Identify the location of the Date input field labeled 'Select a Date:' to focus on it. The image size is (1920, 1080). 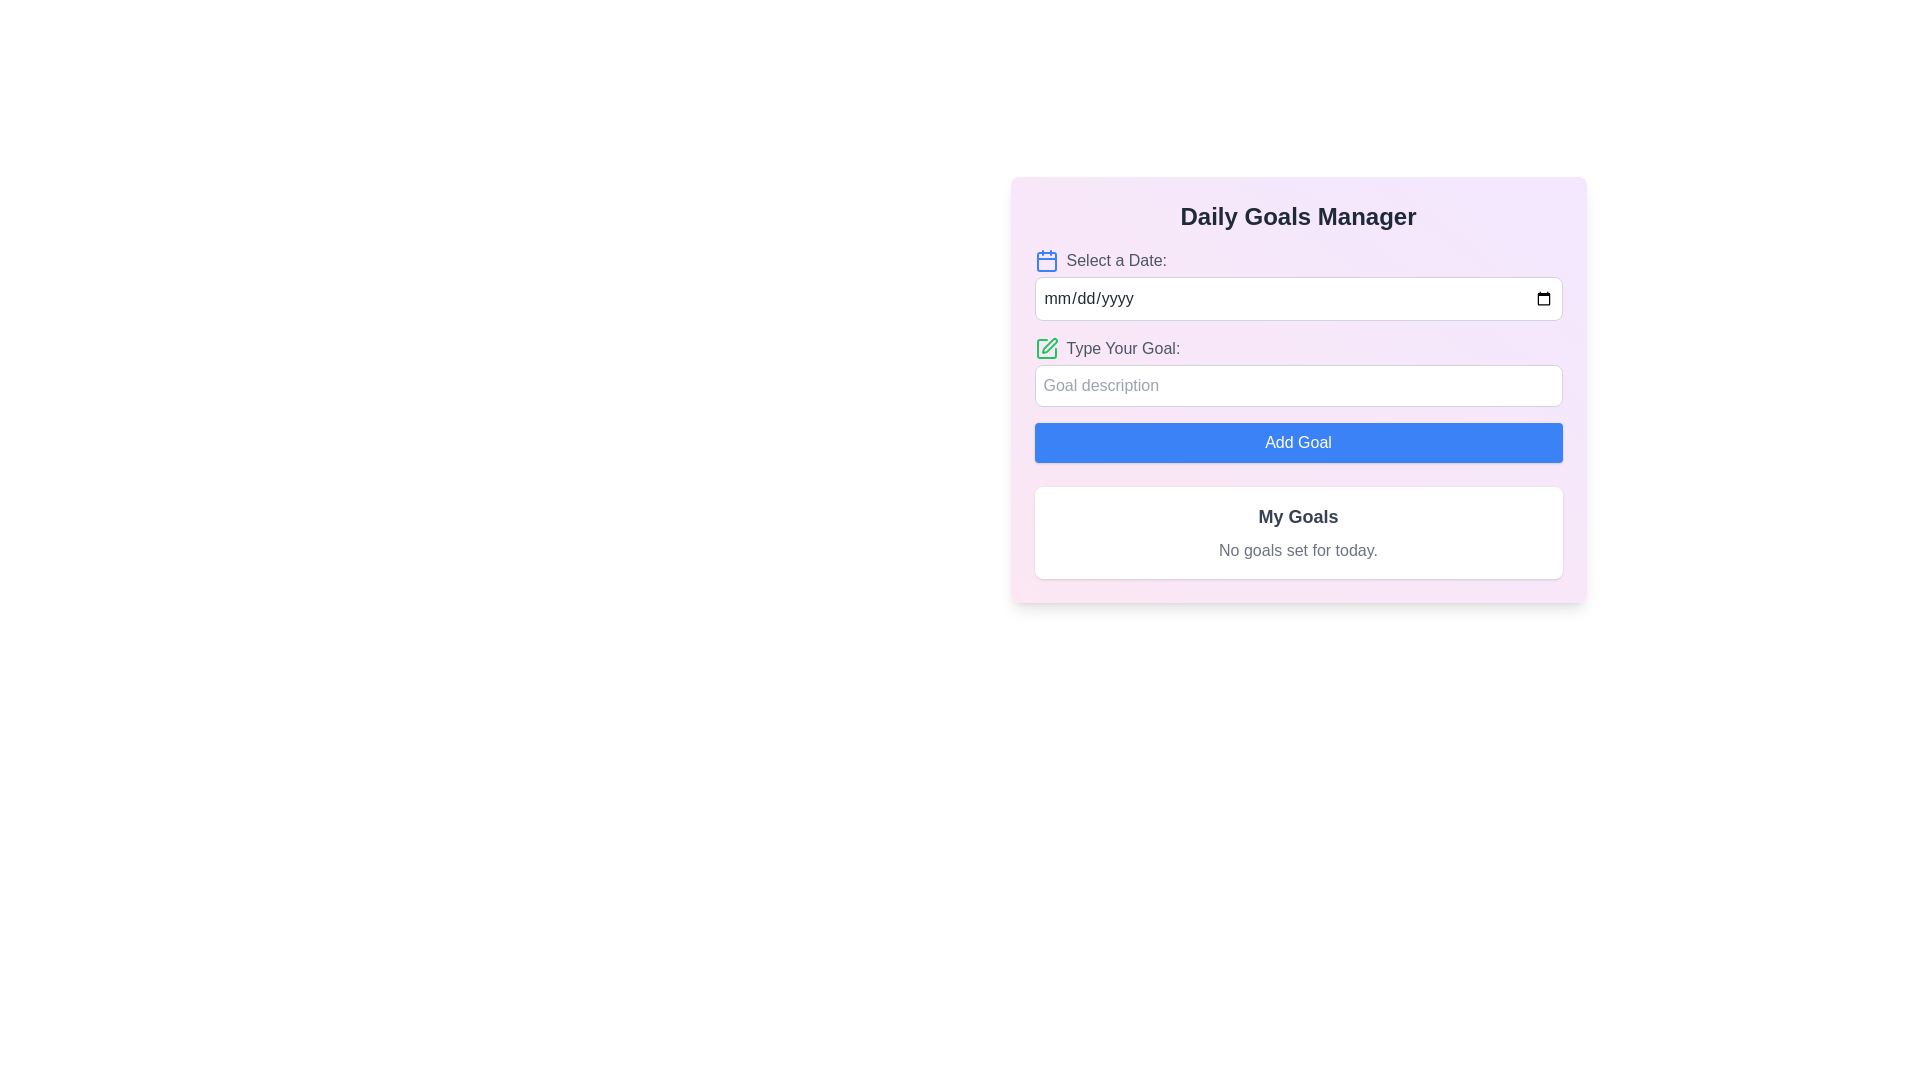
(1298, 299).